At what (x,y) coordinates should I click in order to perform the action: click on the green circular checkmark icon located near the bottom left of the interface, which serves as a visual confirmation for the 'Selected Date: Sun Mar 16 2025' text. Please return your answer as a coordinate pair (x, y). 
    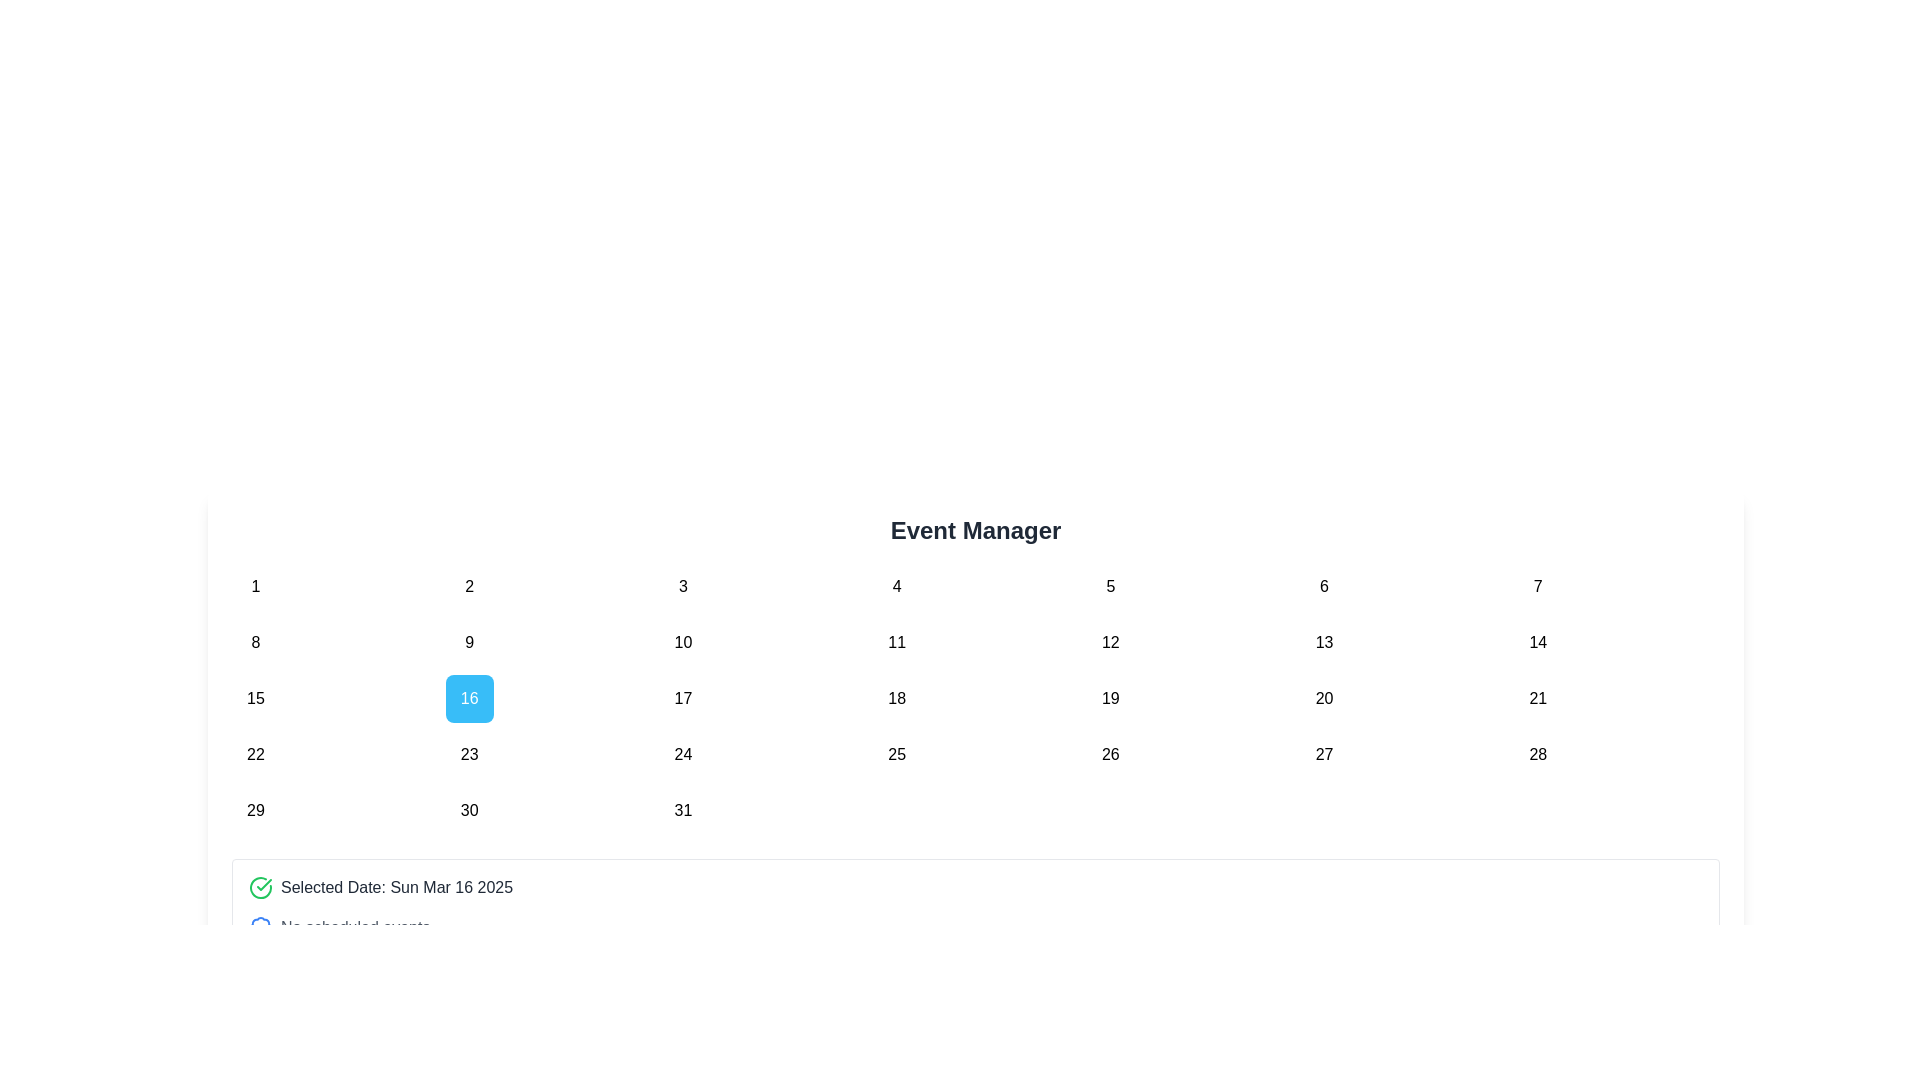
    Looking at the image, I should click on (263, 883).